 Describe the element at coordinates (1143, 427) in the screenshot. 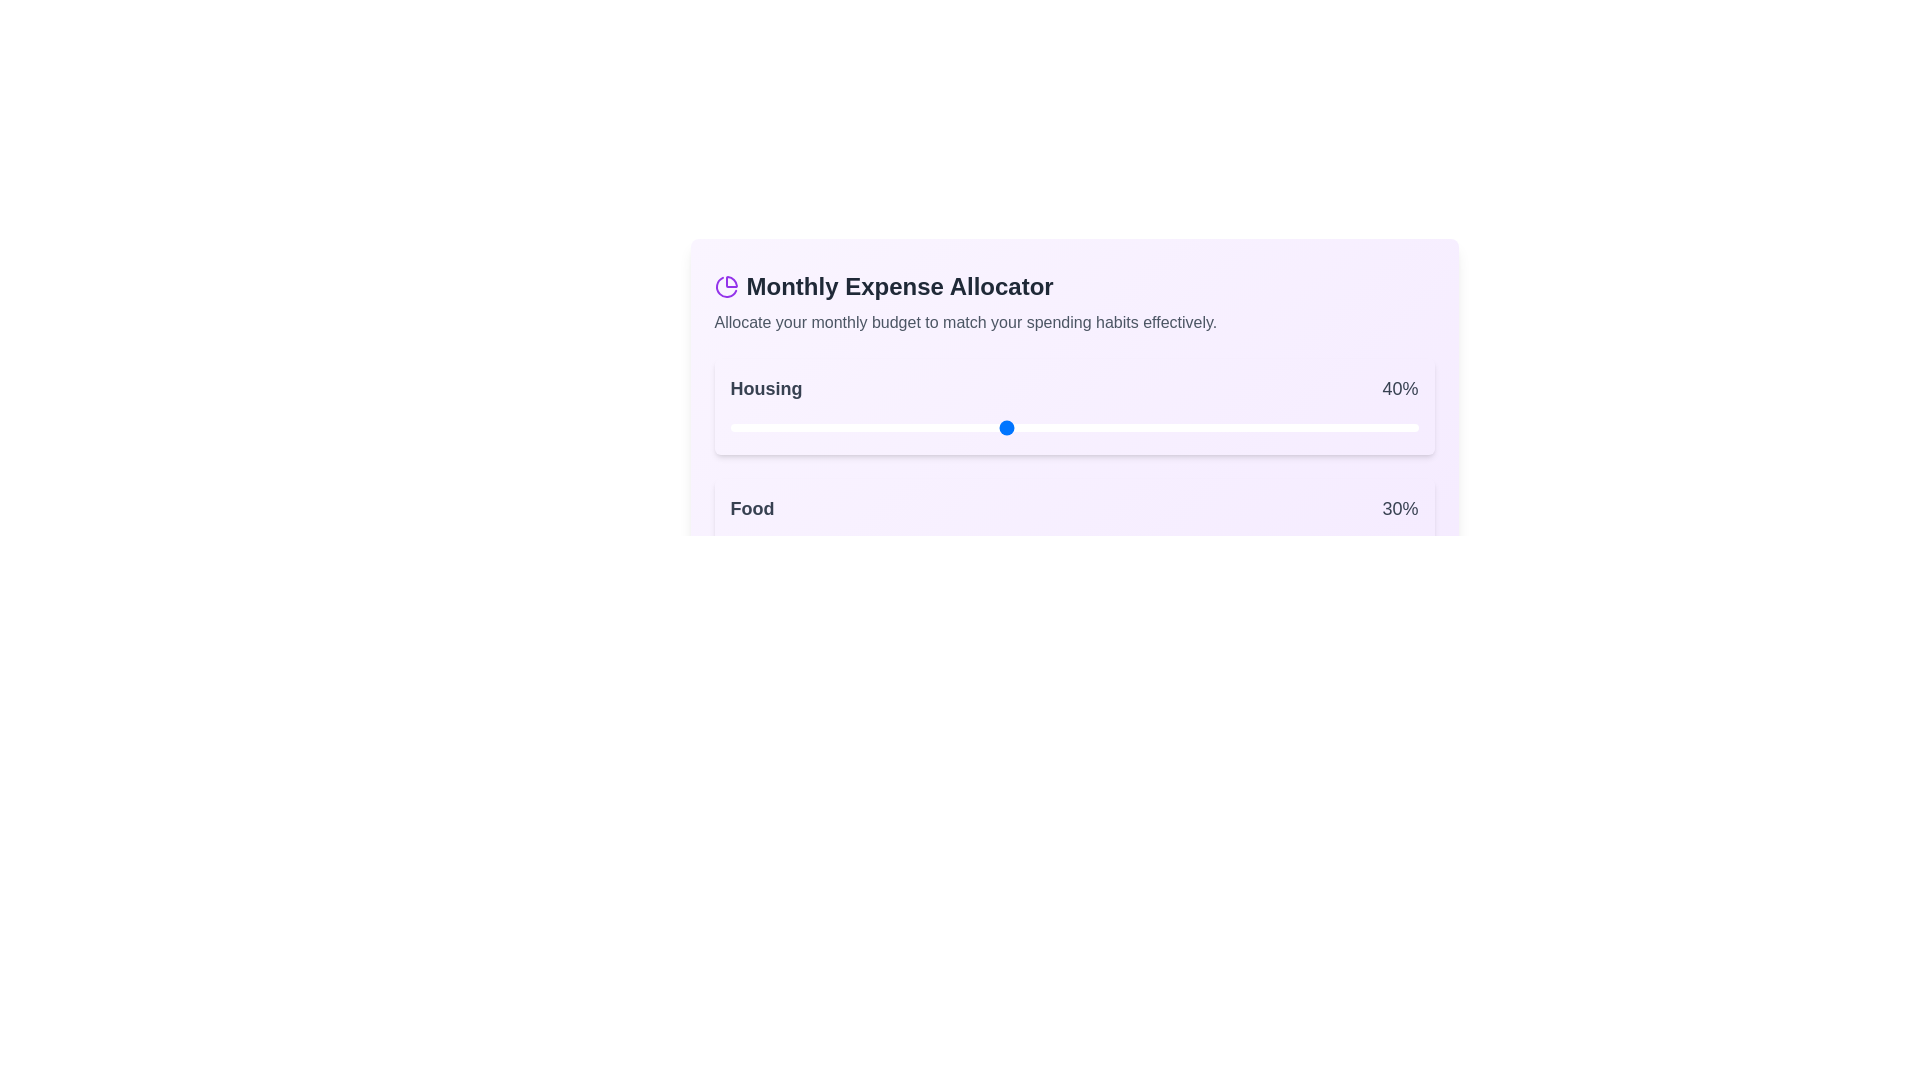

I see `the budget for Housing` at that location.